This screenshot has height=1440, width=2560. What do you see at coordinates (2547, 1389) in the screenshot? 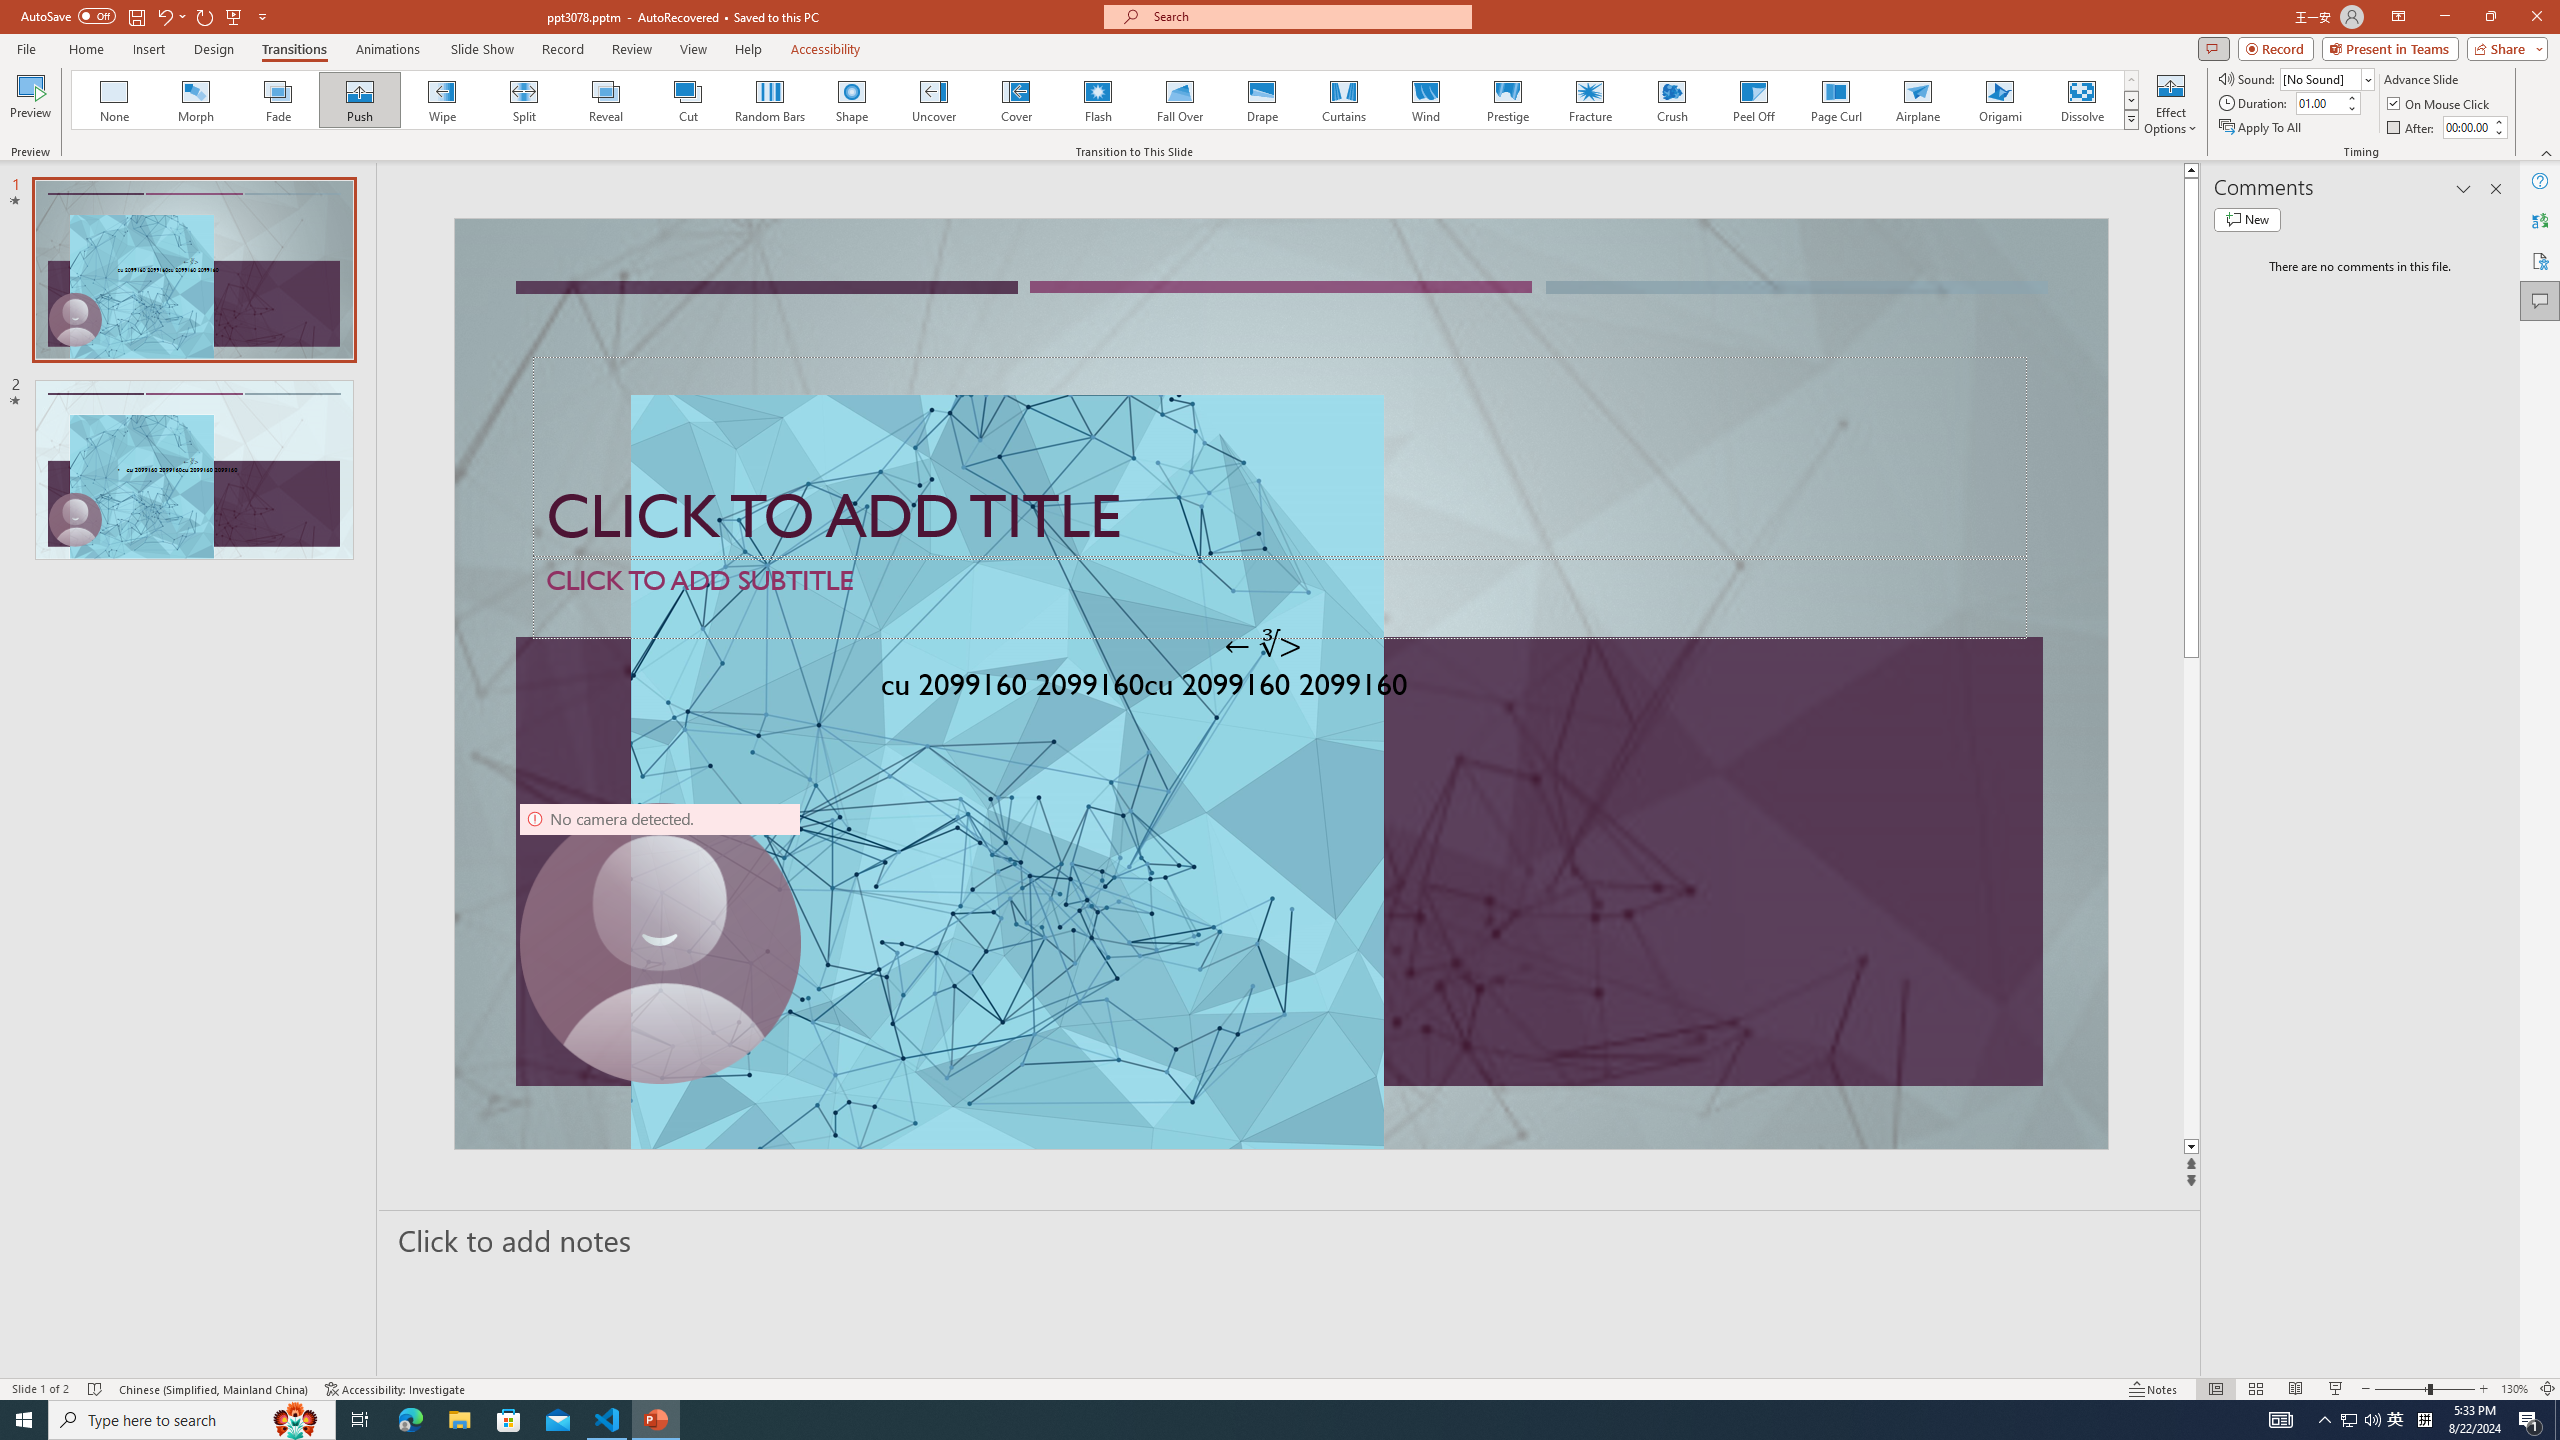
I see `'Zoom to Fit '` at bounding box center [2547, 1389].